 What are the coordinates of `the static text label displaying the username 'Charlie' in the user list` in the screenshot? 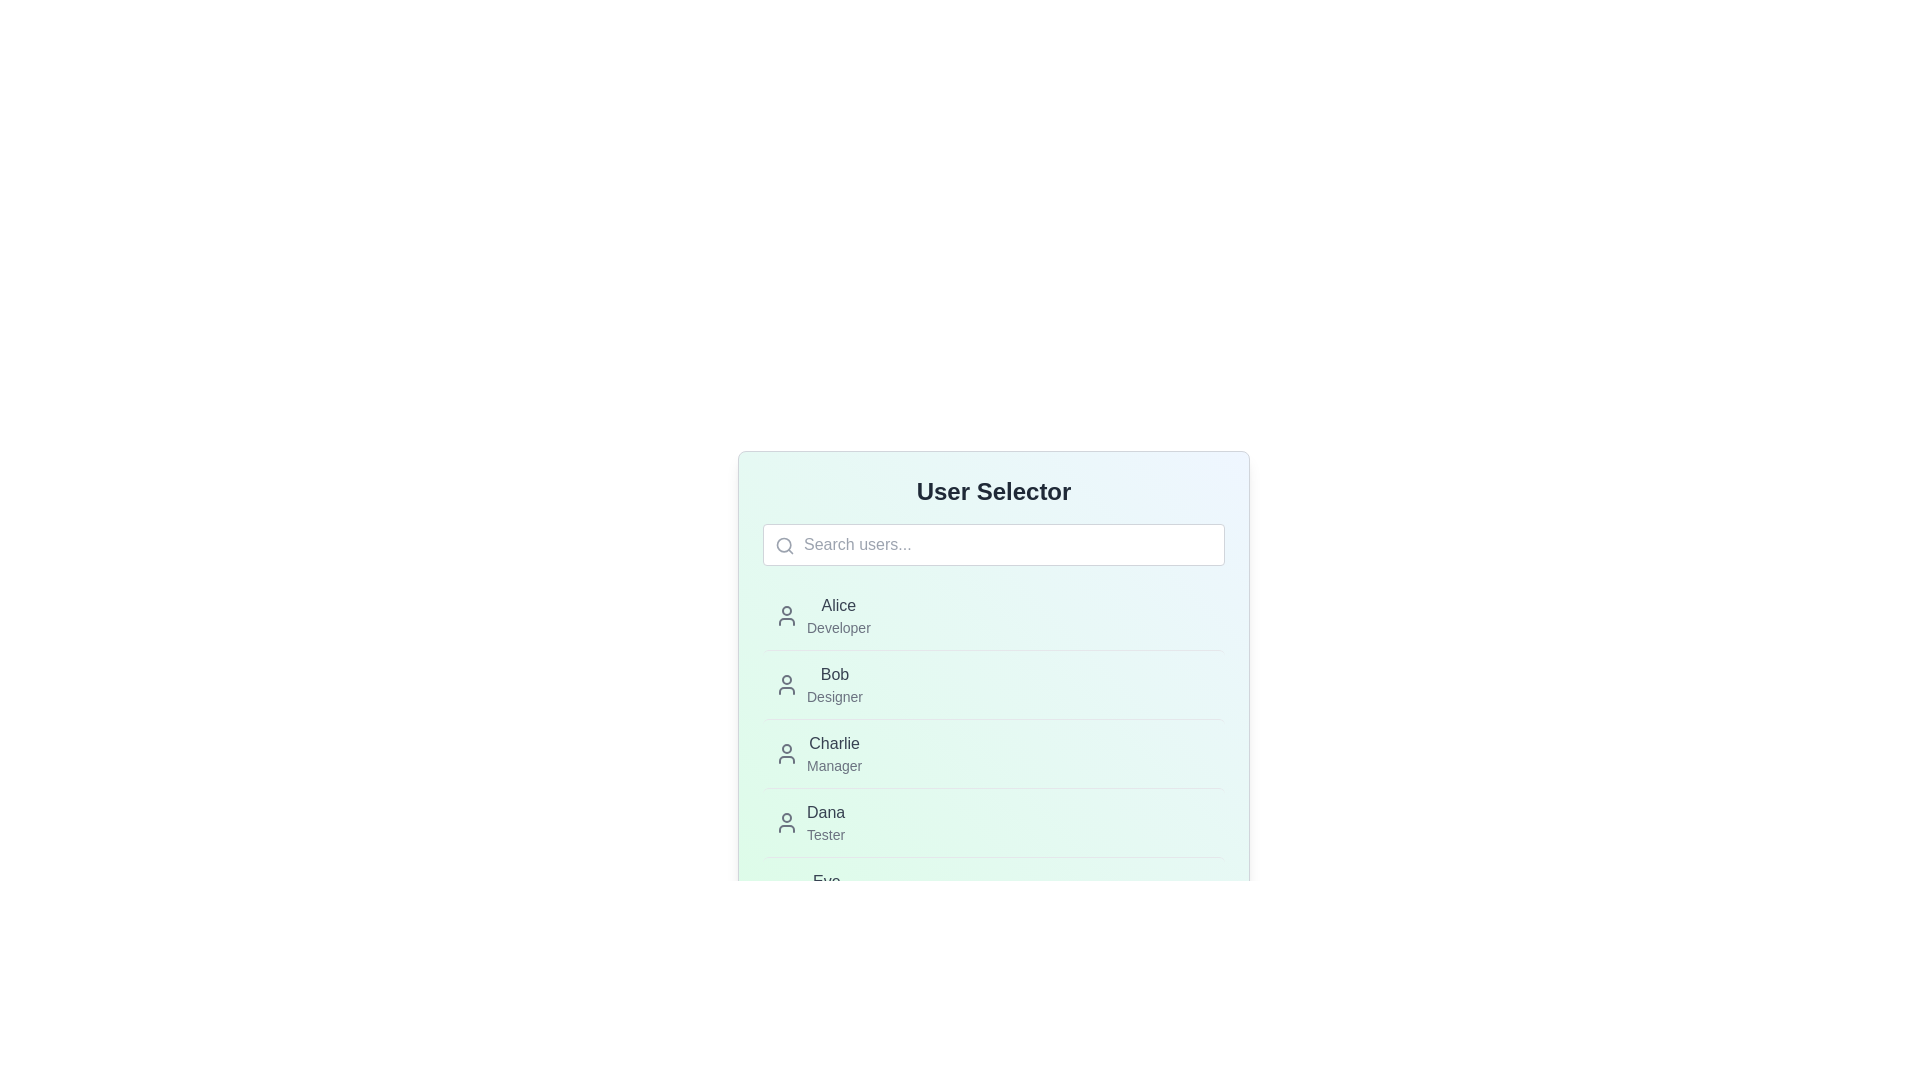 It's located at (834, 744).